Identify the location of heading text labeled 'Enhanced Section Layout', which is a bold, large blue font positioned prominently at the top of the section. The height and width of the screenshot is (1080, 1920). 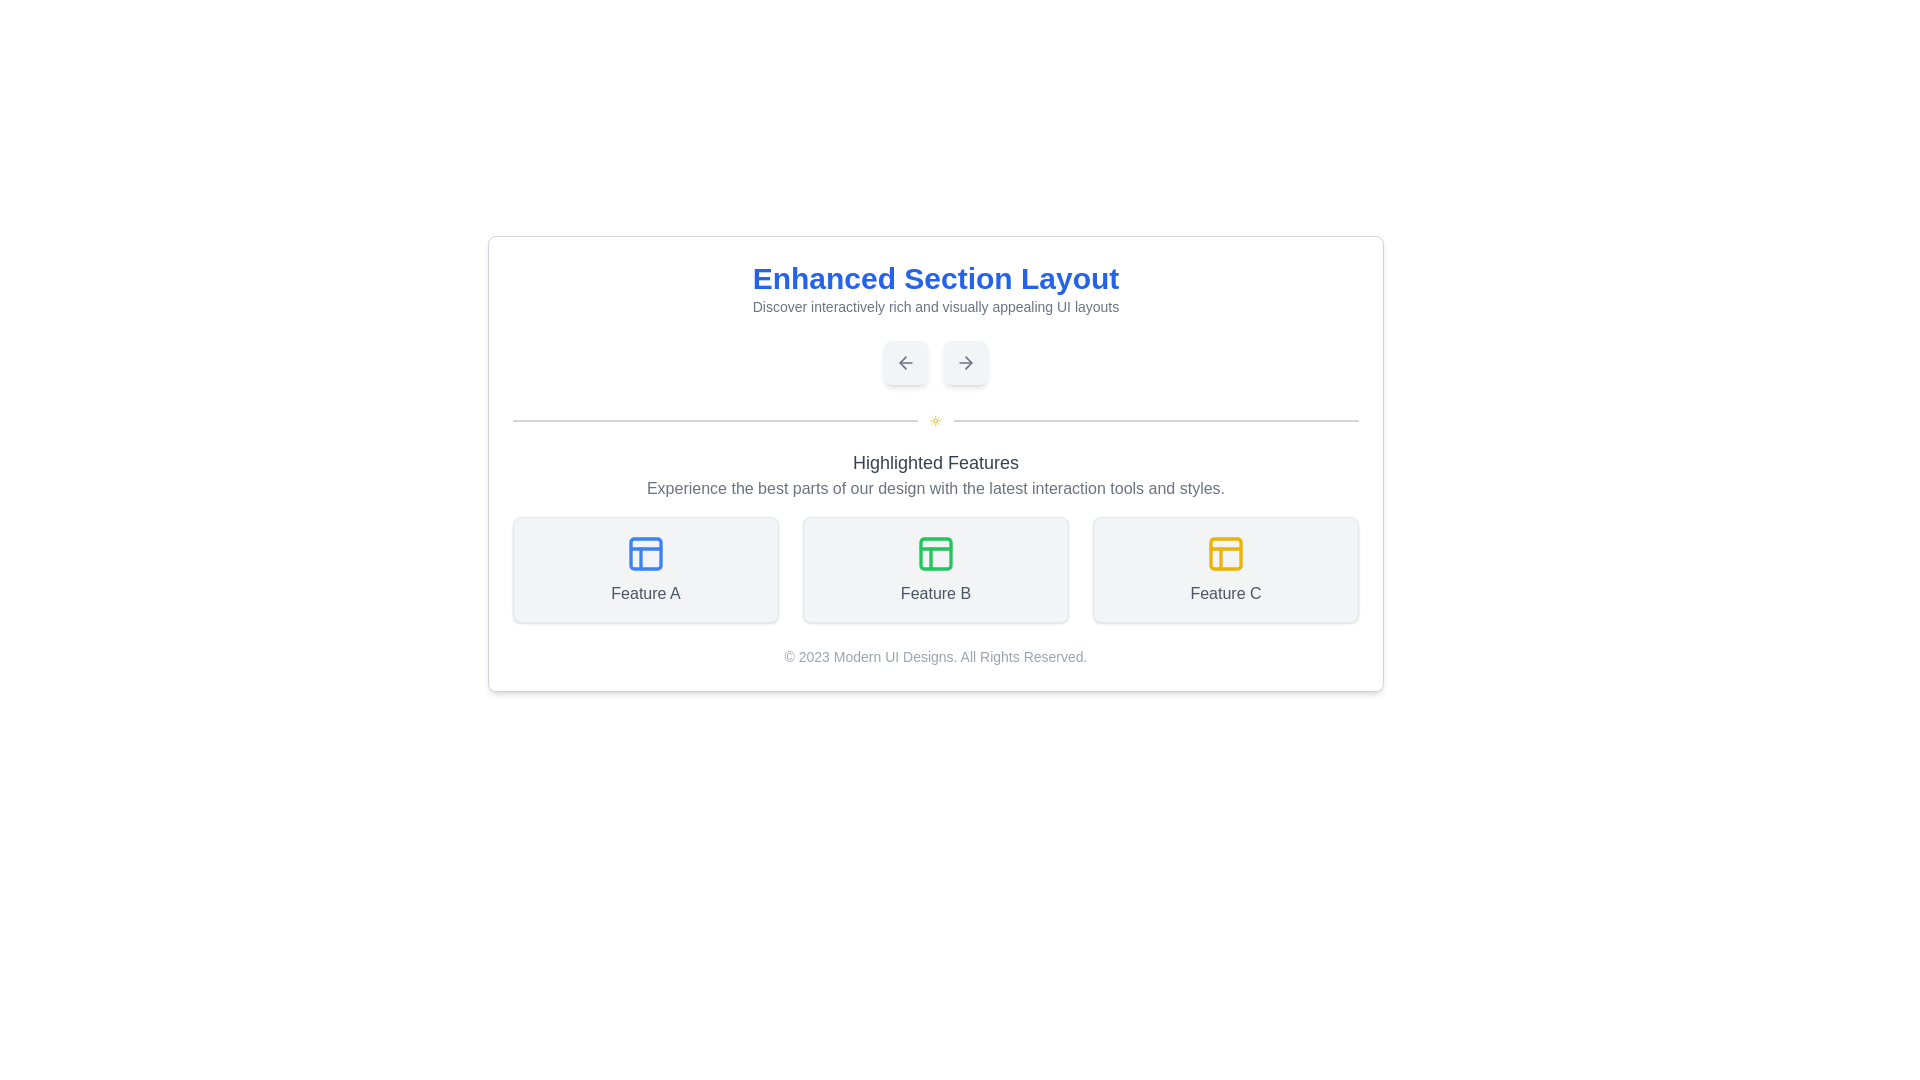
(935, 278).